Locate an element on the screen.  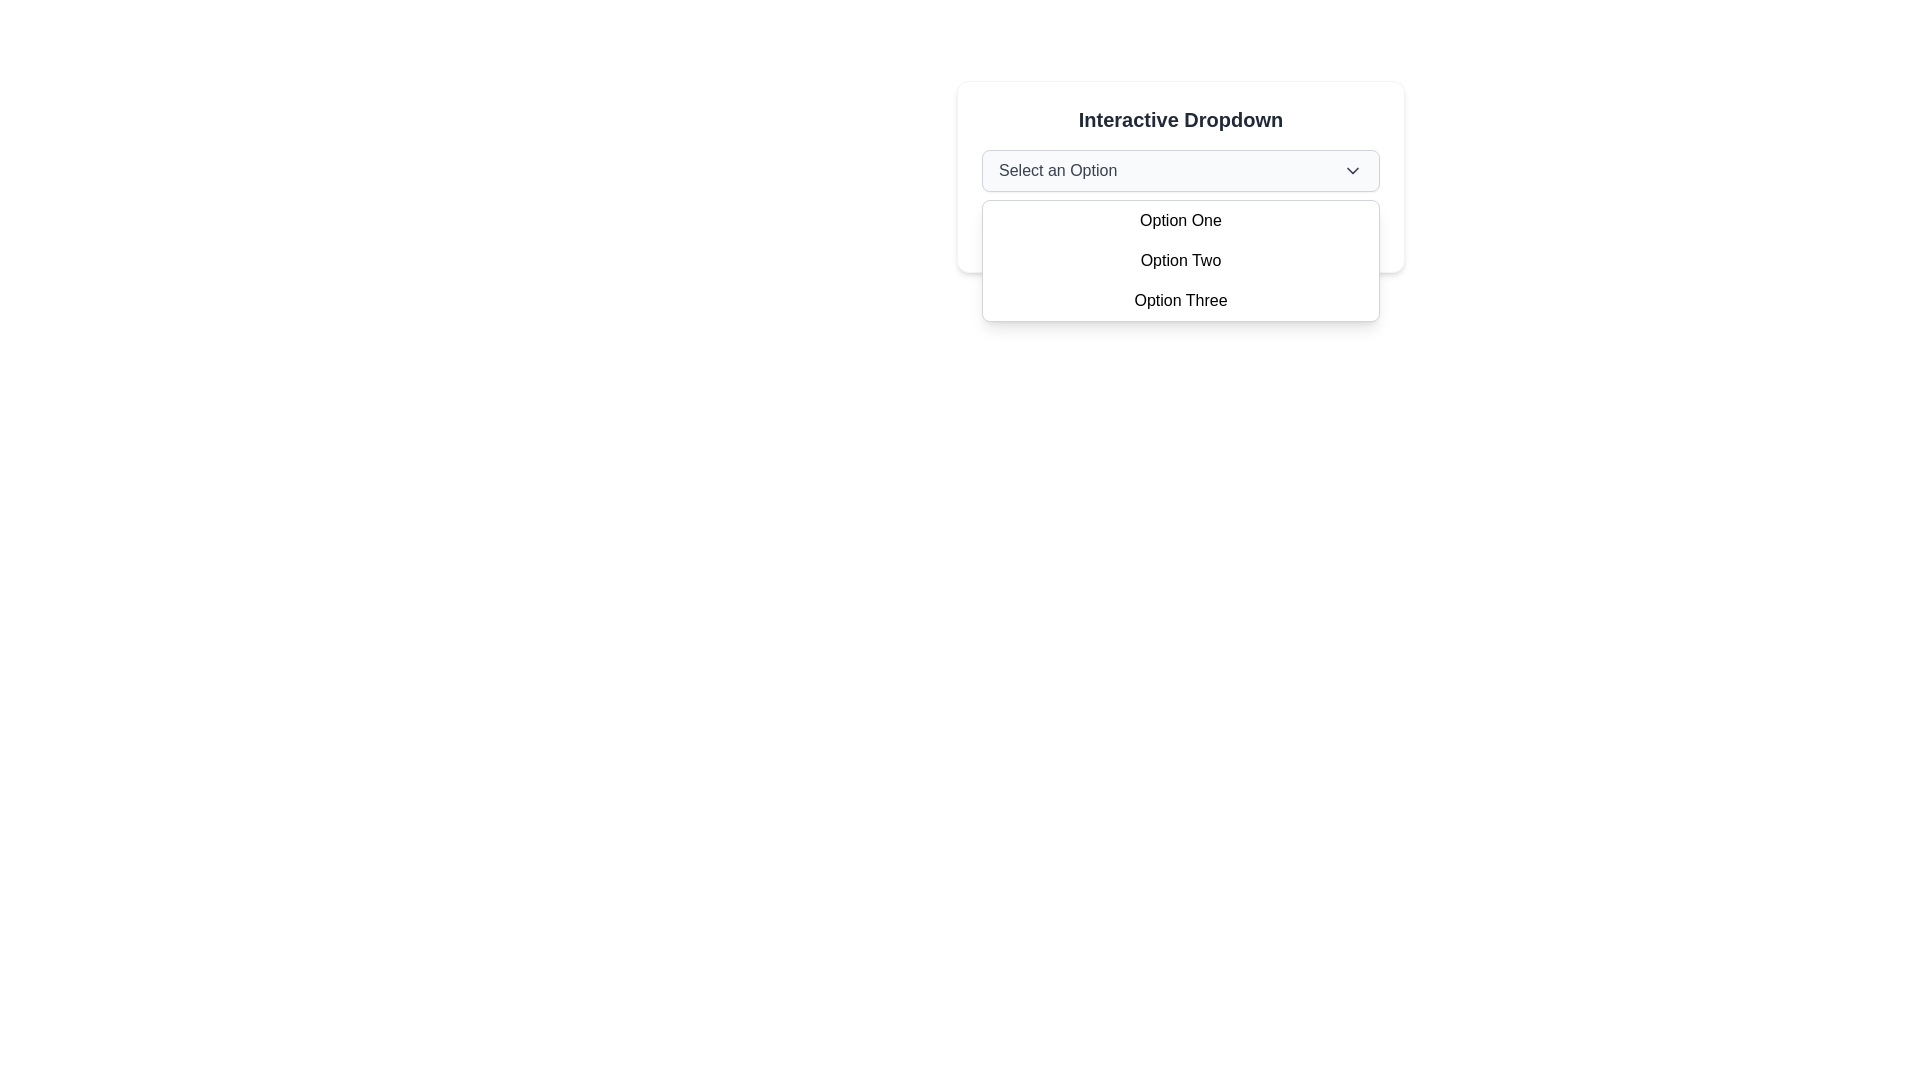
the 'Interactive Dropdown' menu is located at coordinates (1180, 176).